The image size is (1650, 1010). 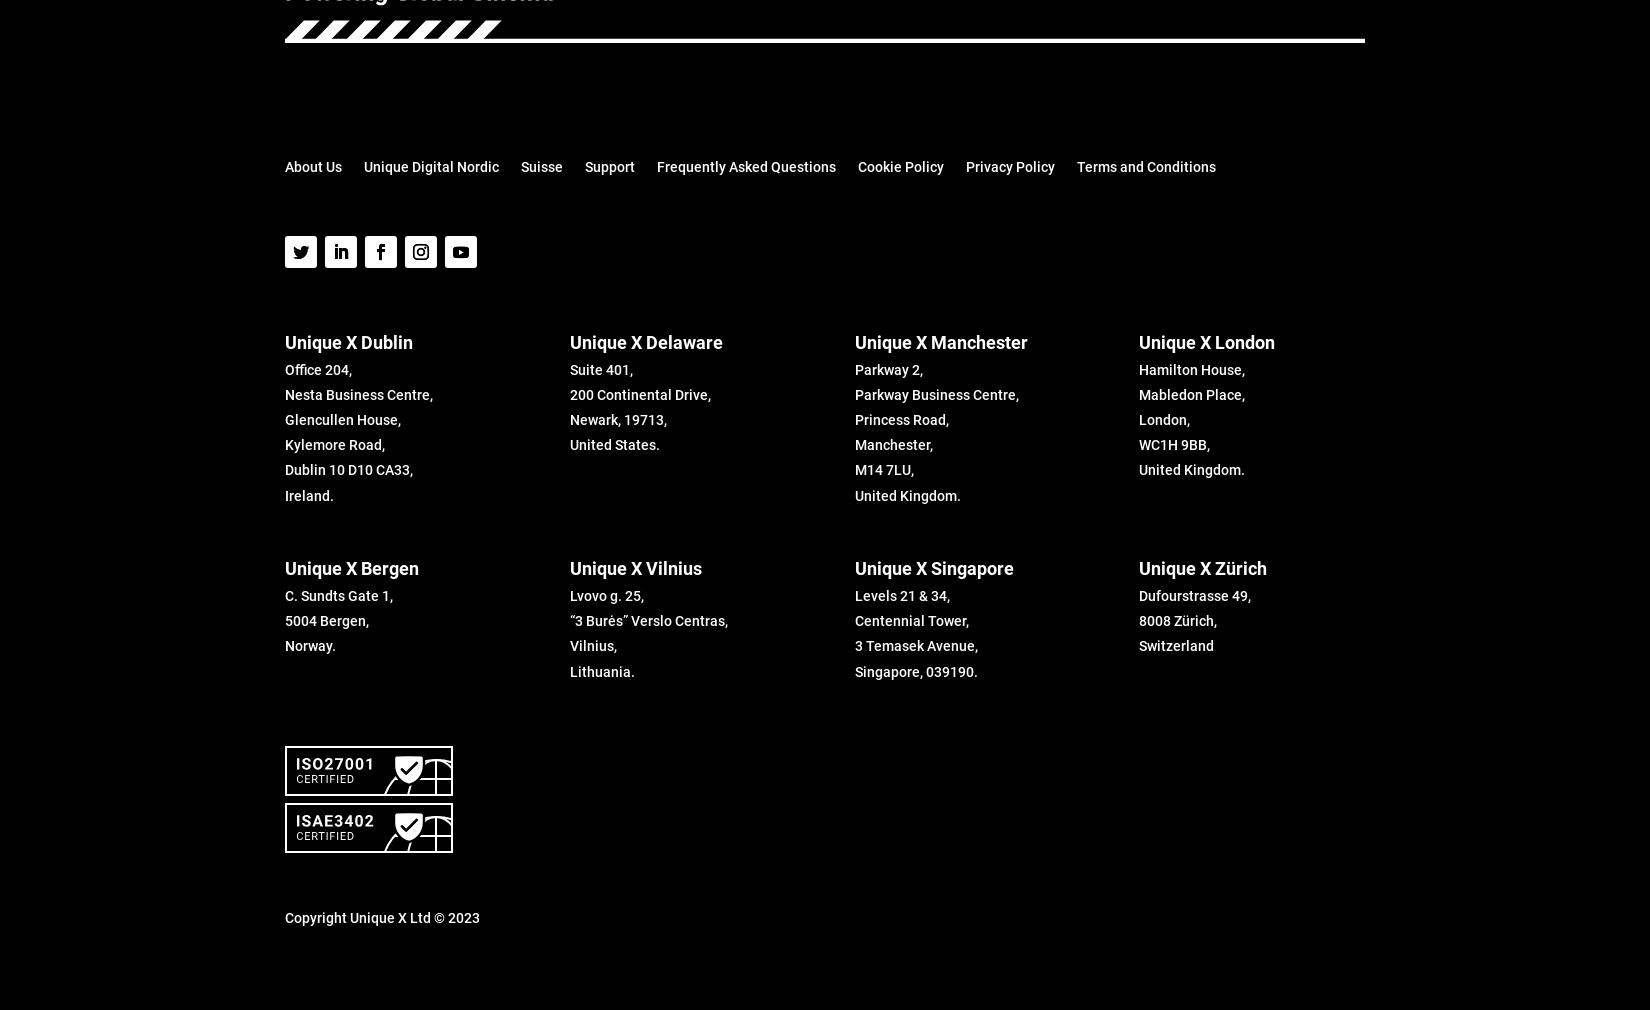 I want to click on 'Ireland.', so click(x=309, y=495).